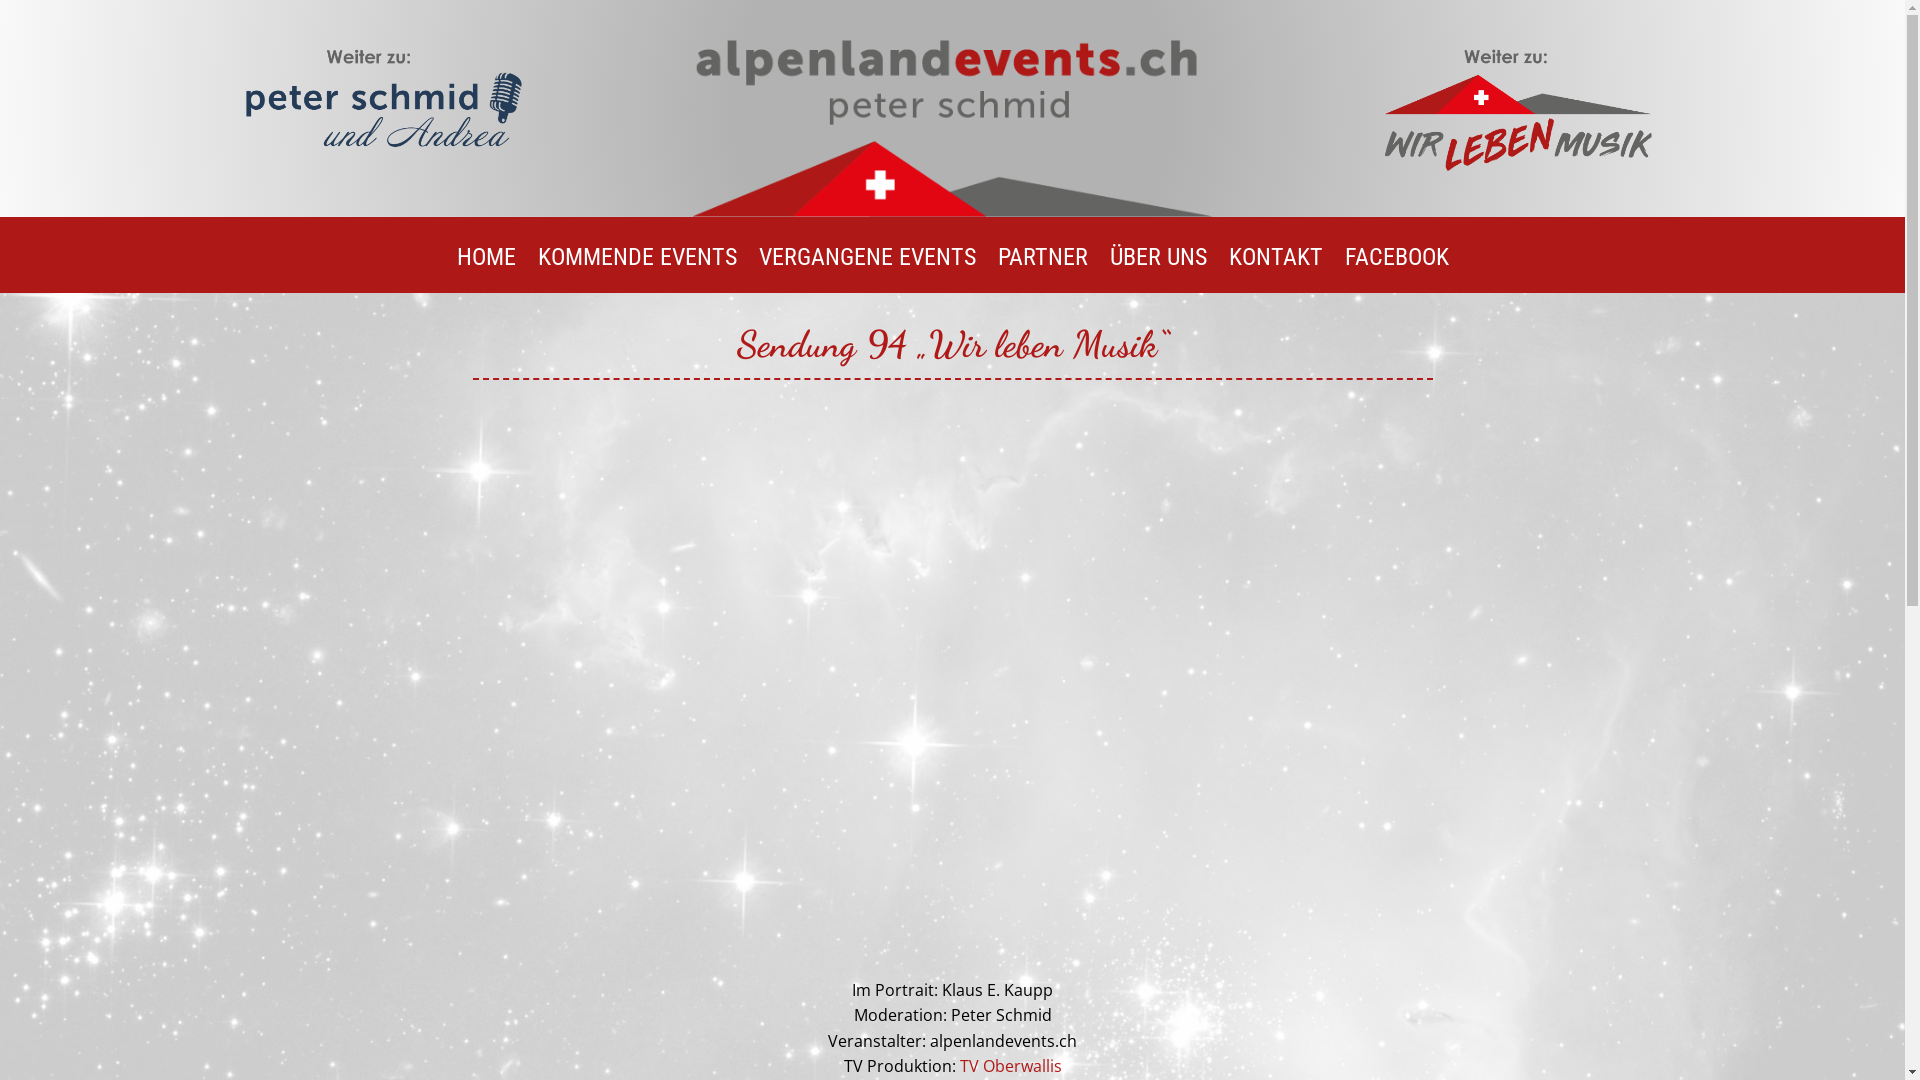 This screenshot has height=1080, width=1920. Describe the element at coordinates (1274, 271) in the screenshot. I see `'KONTAKT'` at that location.